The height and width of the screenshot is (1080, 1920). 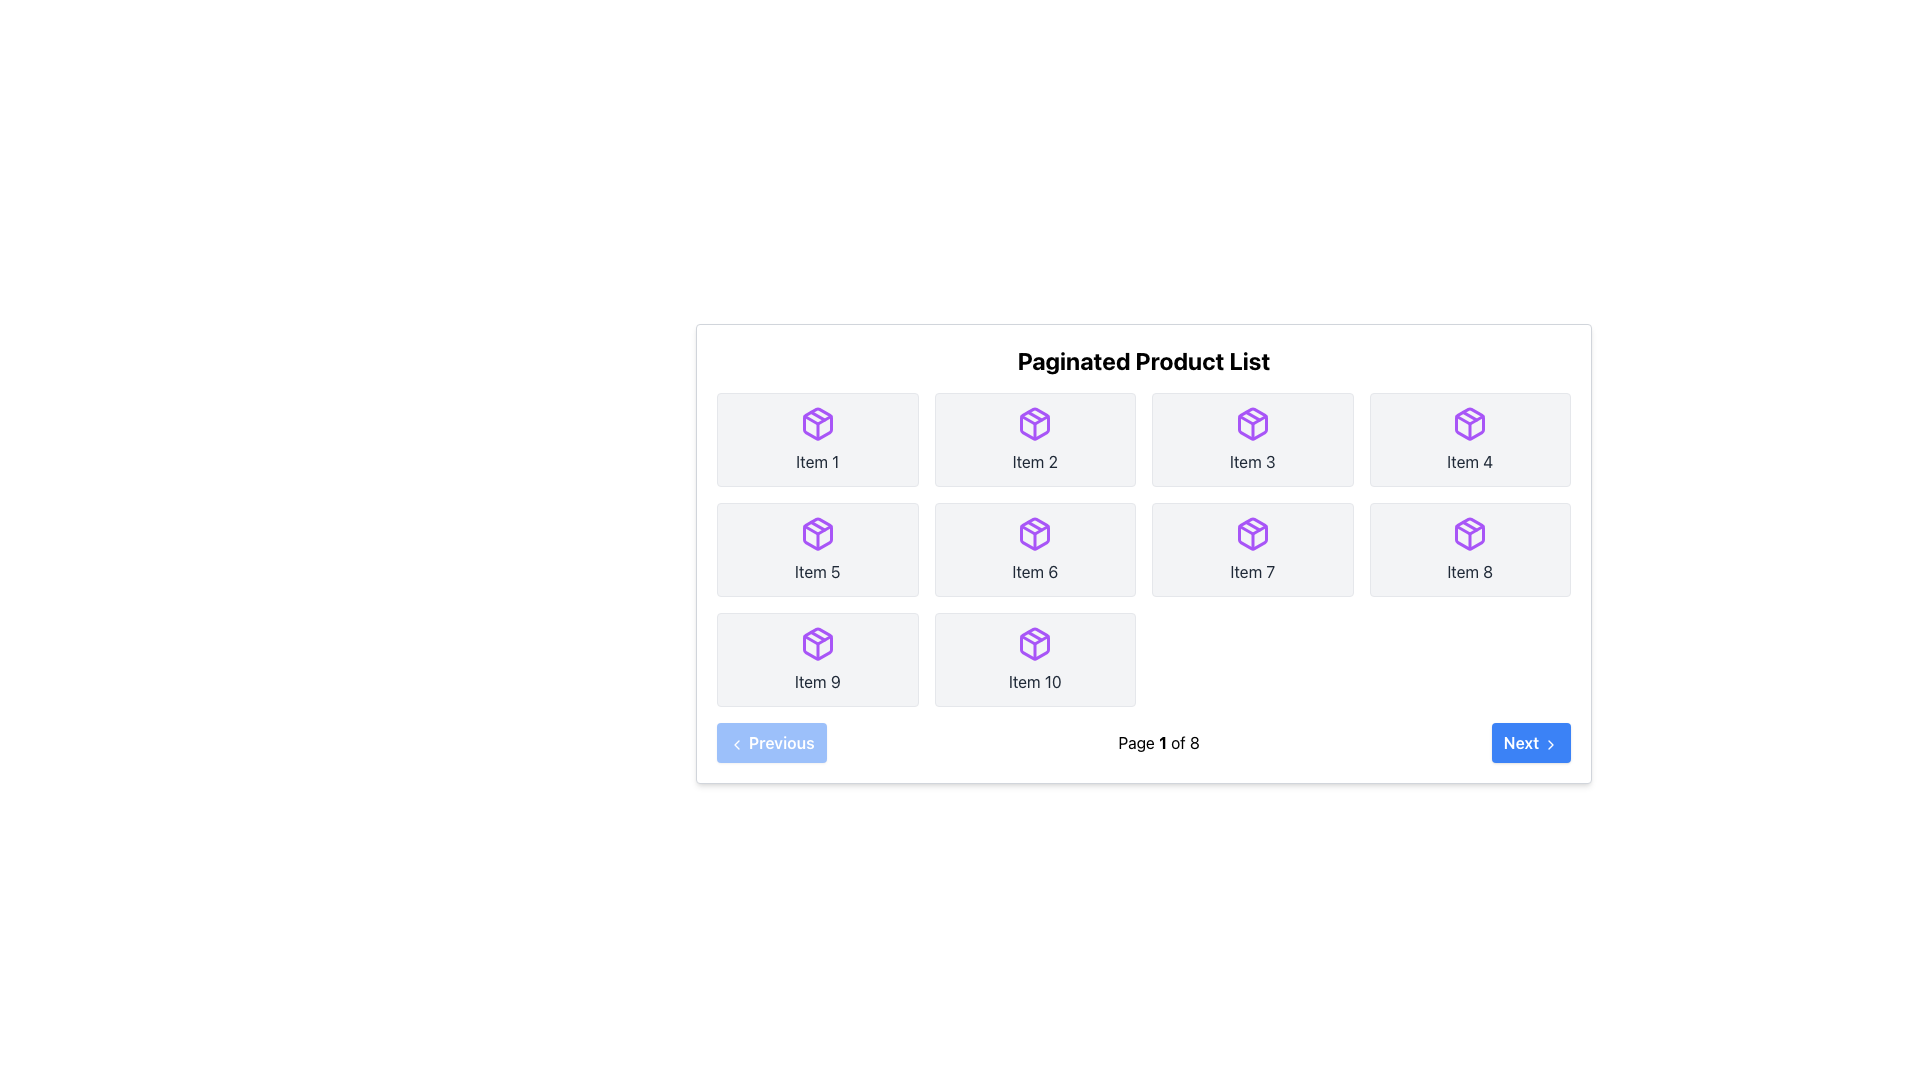 I want to click on the polygon SVG element that visually distinguishes the item within the box icon located in the fourth cell of the first row in the product list grid, so click(x=1470, y=419).